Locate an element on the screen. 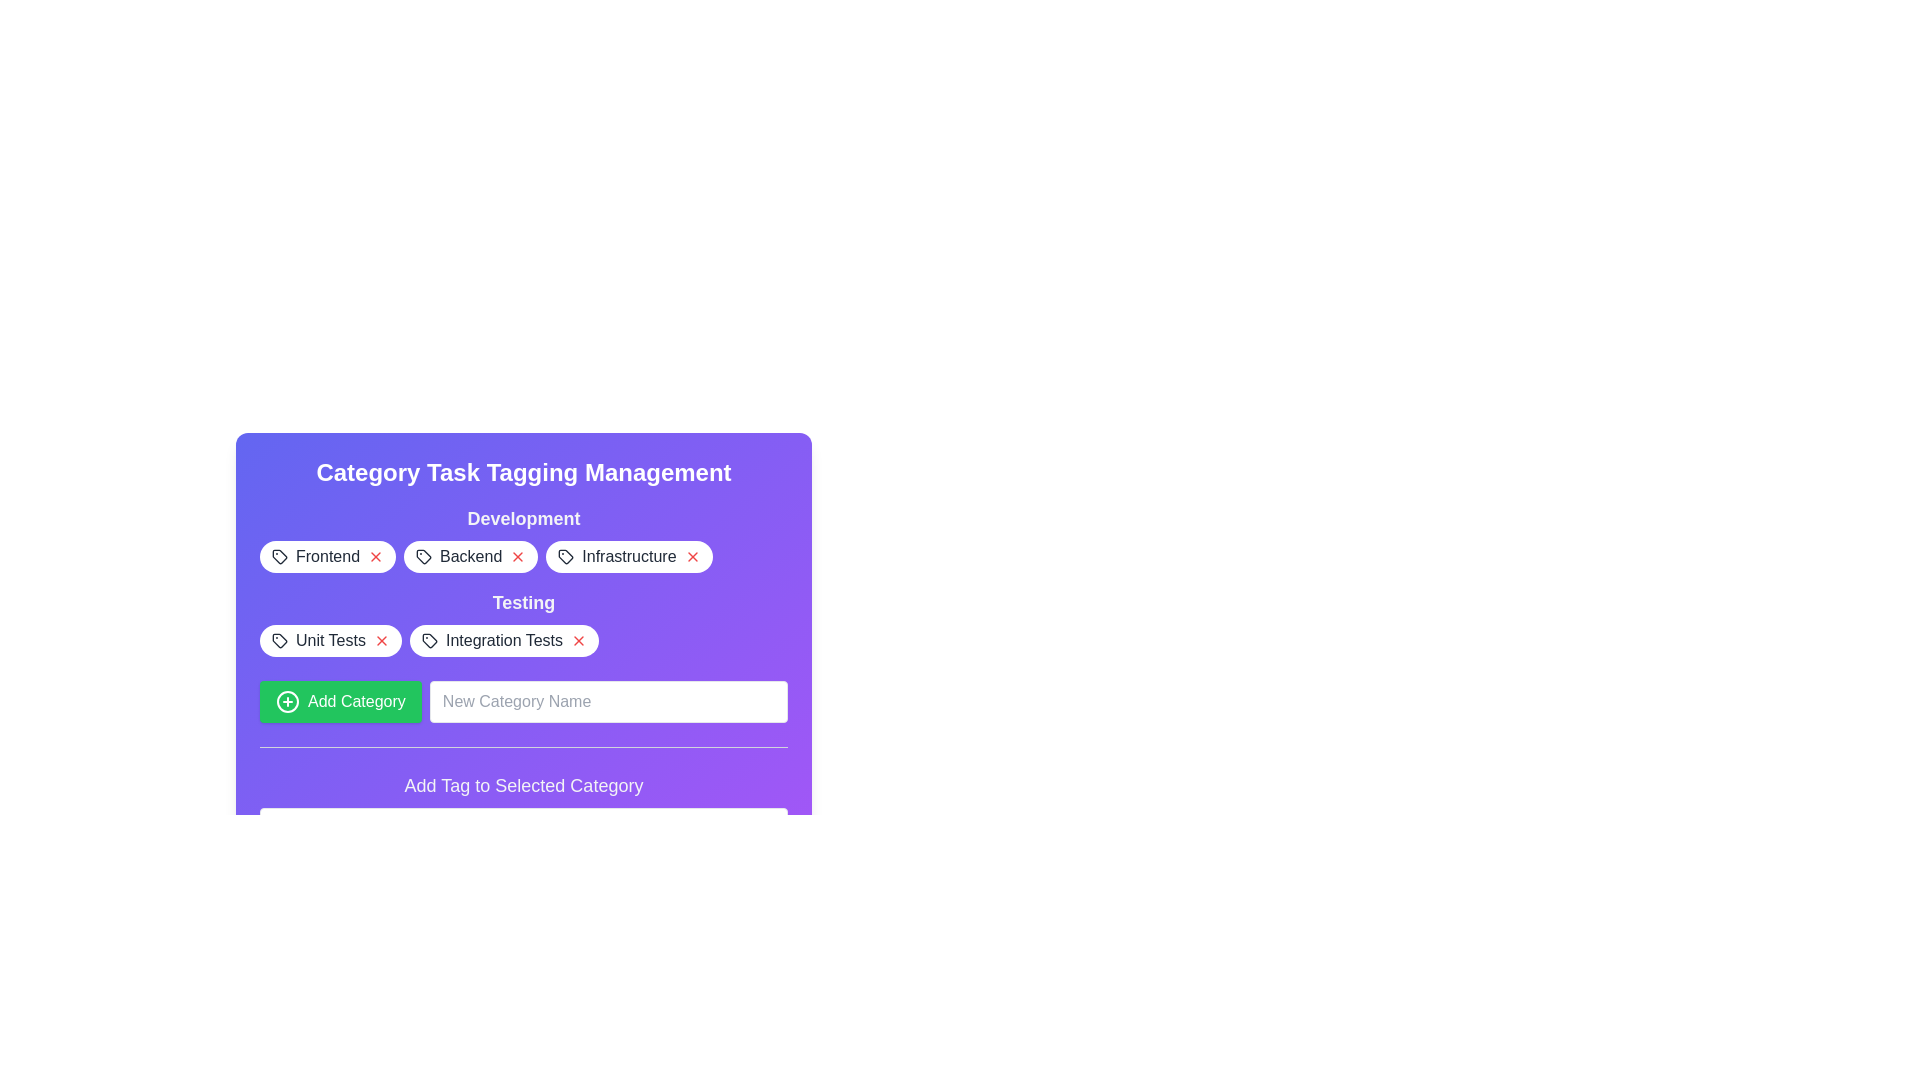 The image size is (1920, 1080). the 'Backend' category tag icon in the 'Development' section of the 'Category Task Tagging Management' interface is located at coordinates (423, 556).